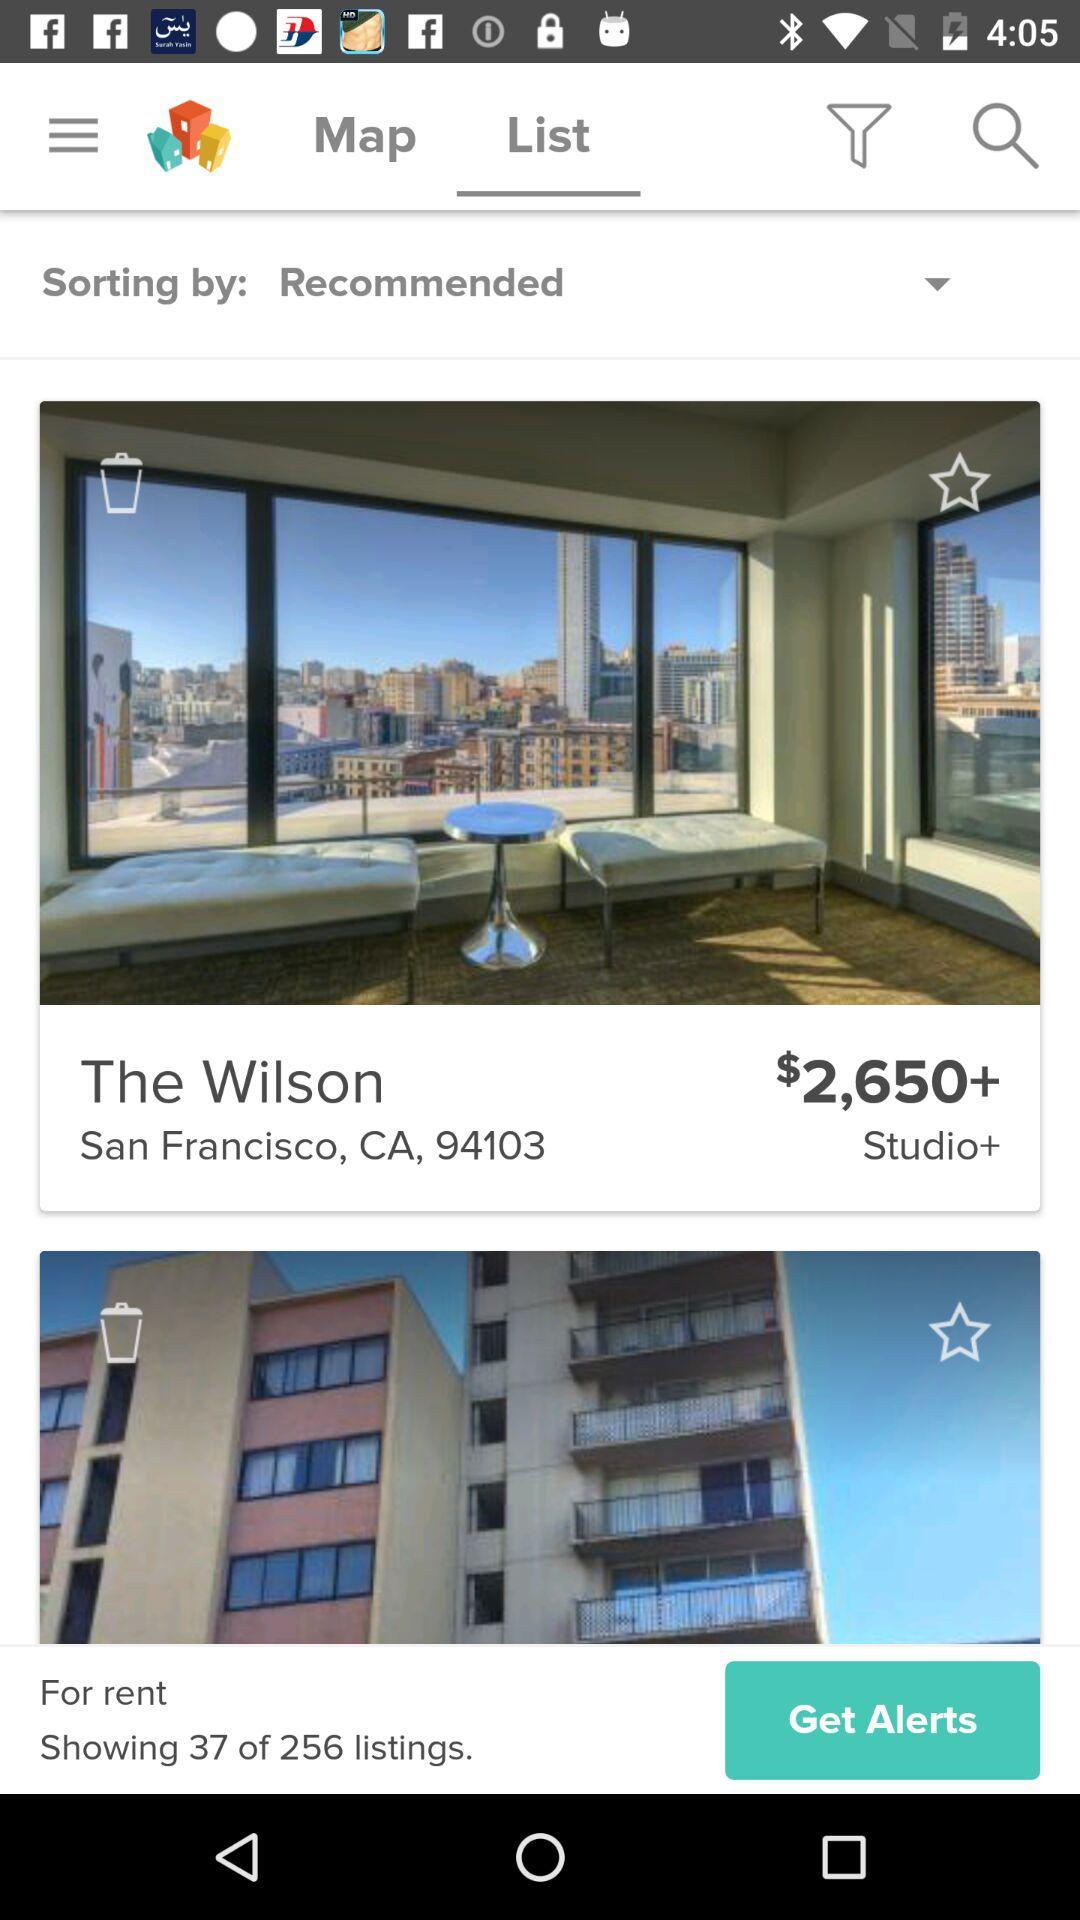 The height and width of the screenshot is (1920, 1080). Describe the element at coordinates (121, 1332) in the screenshot. I see `delete button` at that location.